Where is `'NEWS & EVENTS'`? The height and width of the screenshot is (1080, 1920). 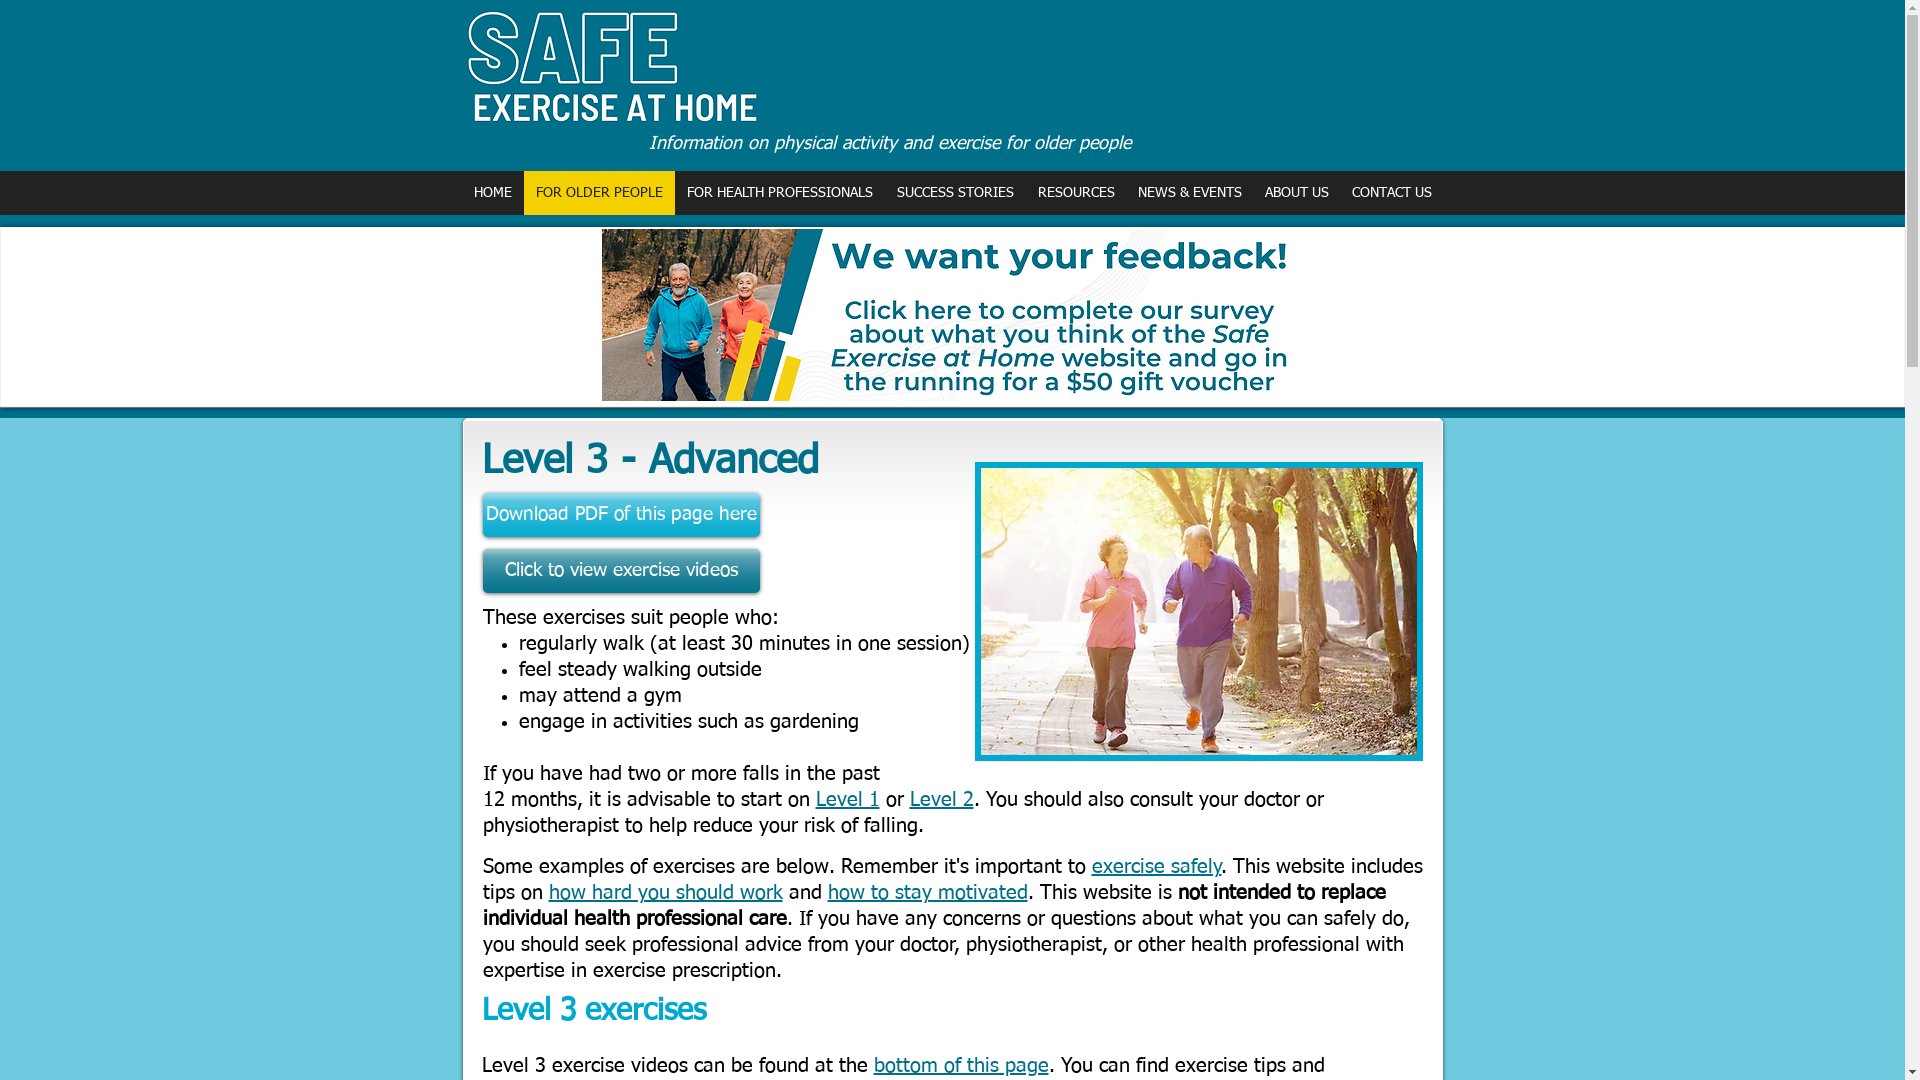 'NEWS & EVENTS' is located at coordinates (1189, 192).